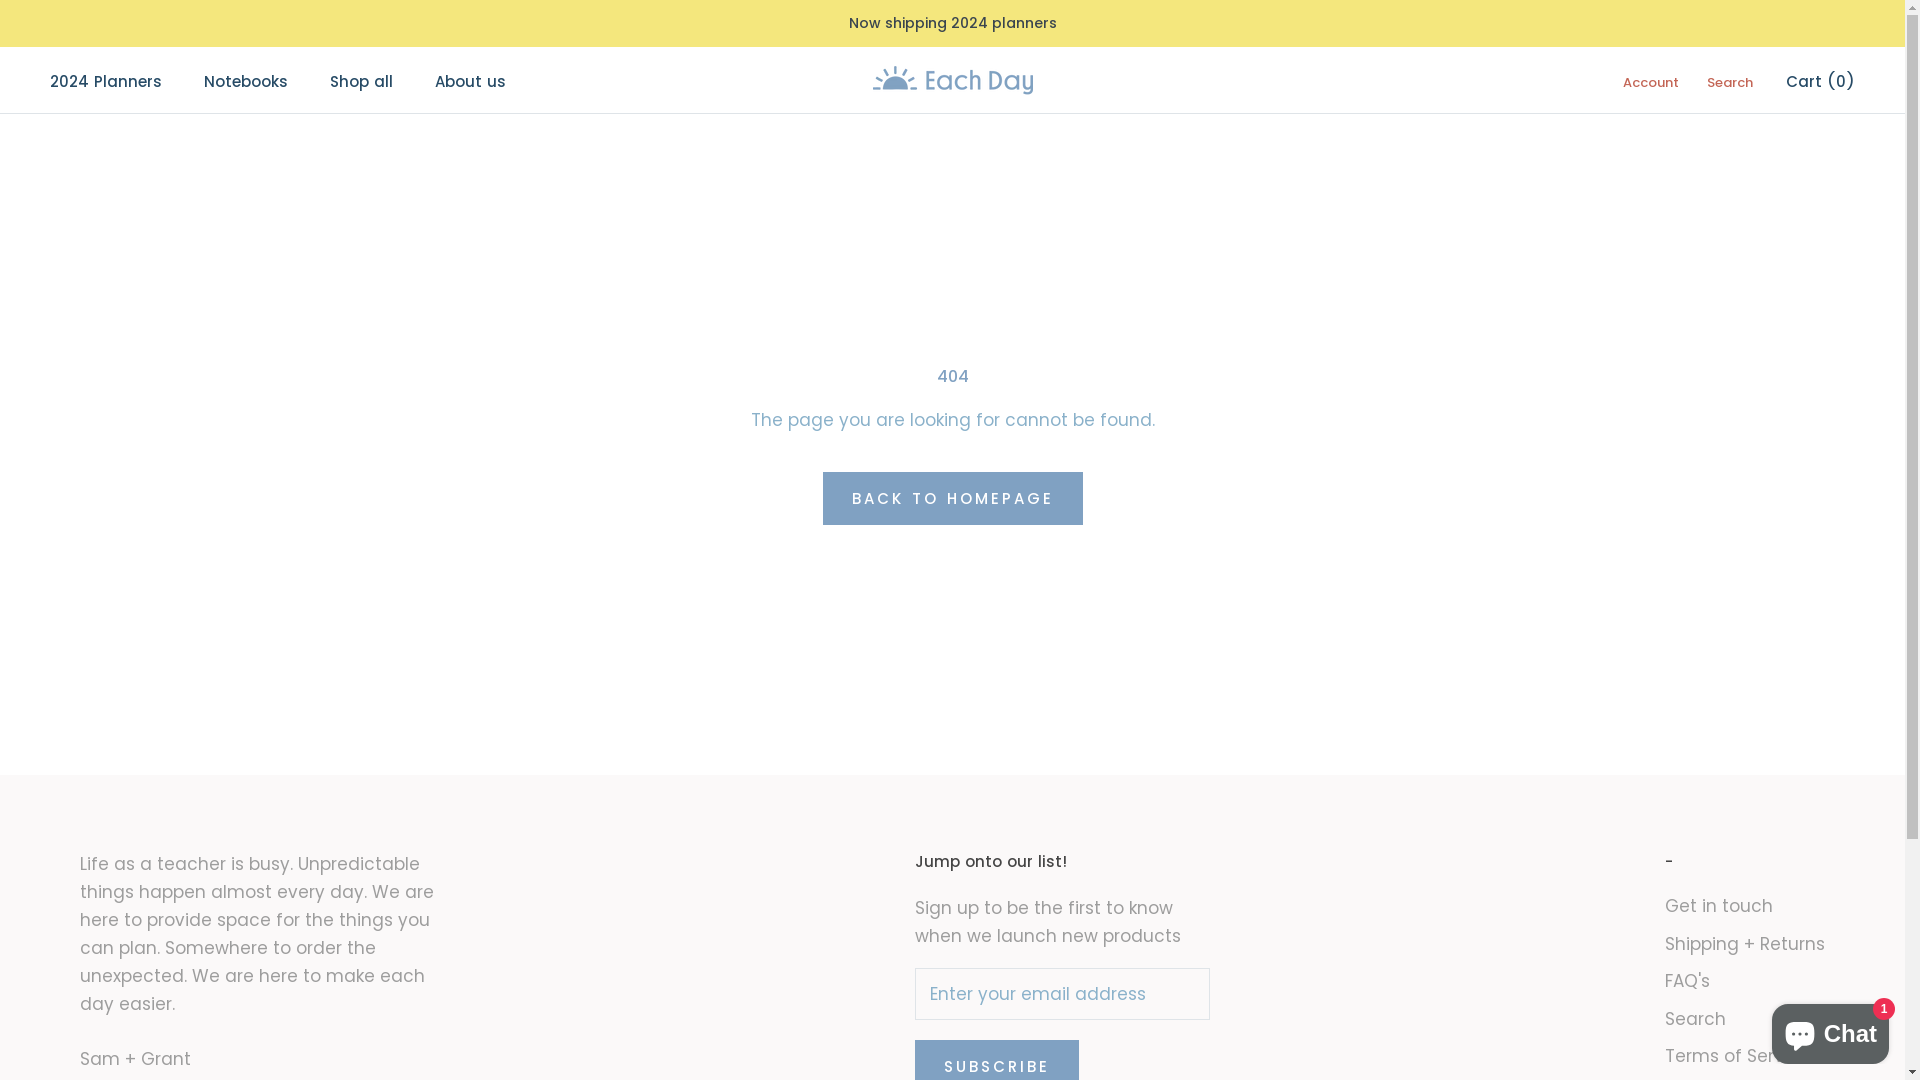 This screenshot has height=1080, width=1920. What do you see at coordinates (950, 23) in the screenshot?
I see `'Now shipping 2024 planners'` at bounding box center [950, 23].